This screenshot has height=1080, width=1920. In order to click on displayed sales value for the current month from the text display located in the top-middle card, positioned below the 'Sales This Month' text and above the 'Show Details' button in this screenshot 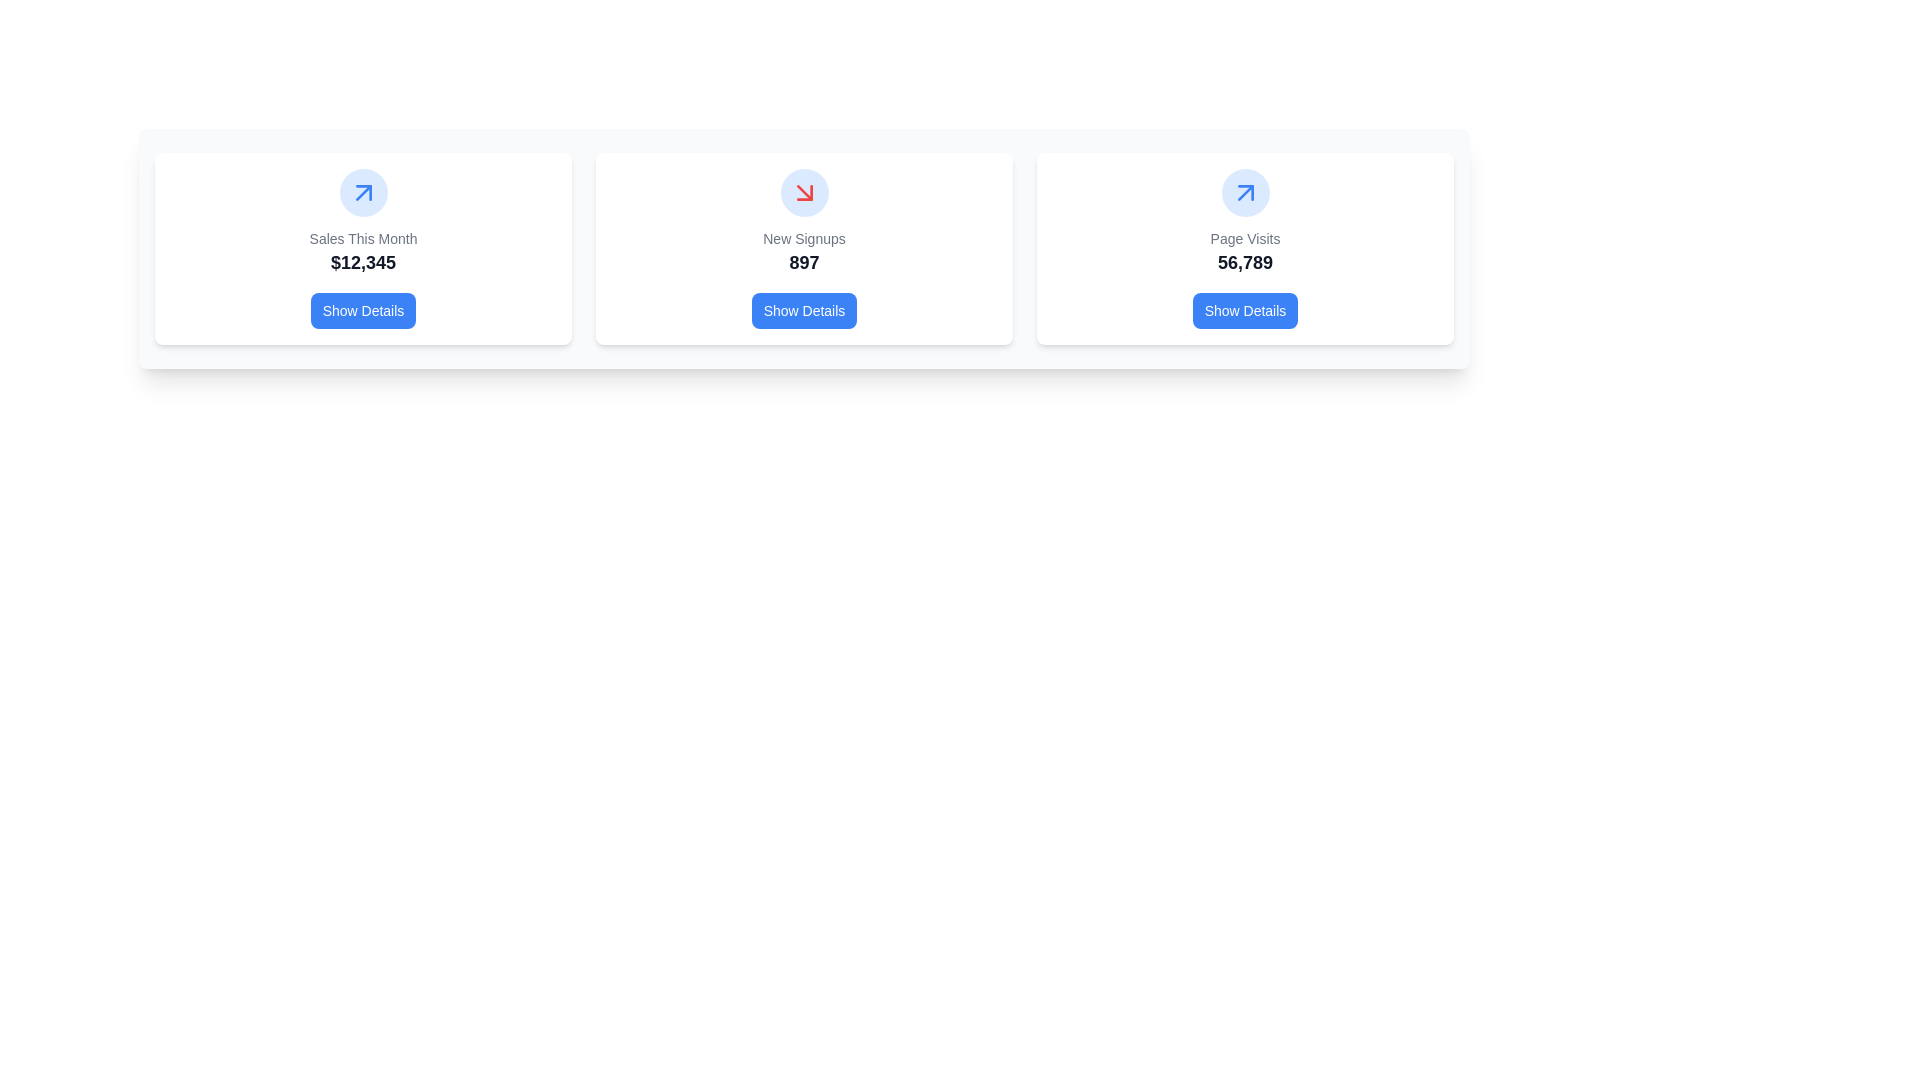, I will do `click(363, 261)`.